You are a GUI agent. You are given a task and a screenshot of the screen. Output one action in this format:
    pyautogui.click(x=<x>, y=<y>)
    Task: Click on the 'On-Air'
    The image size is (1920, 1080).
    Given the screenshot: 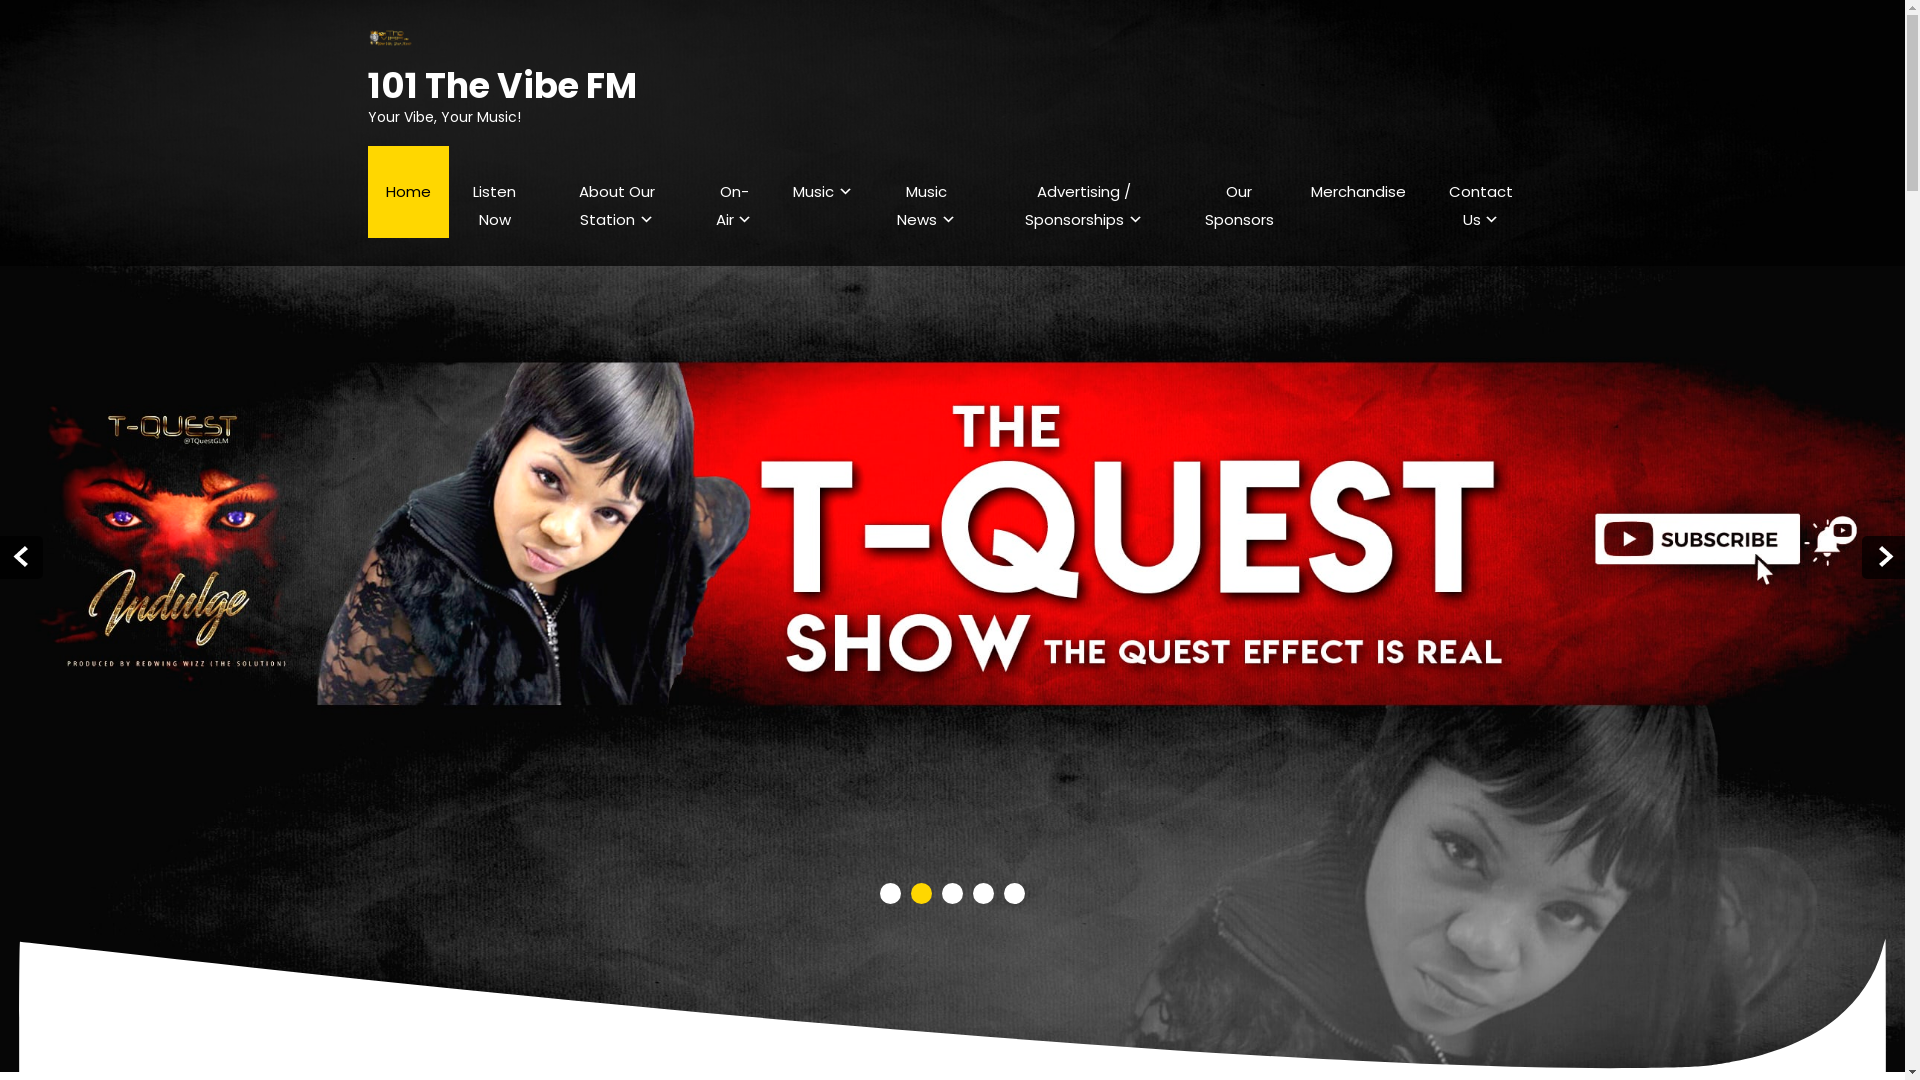 What is the action you would take?
    pyautogui.click(x=733, y=205)
    